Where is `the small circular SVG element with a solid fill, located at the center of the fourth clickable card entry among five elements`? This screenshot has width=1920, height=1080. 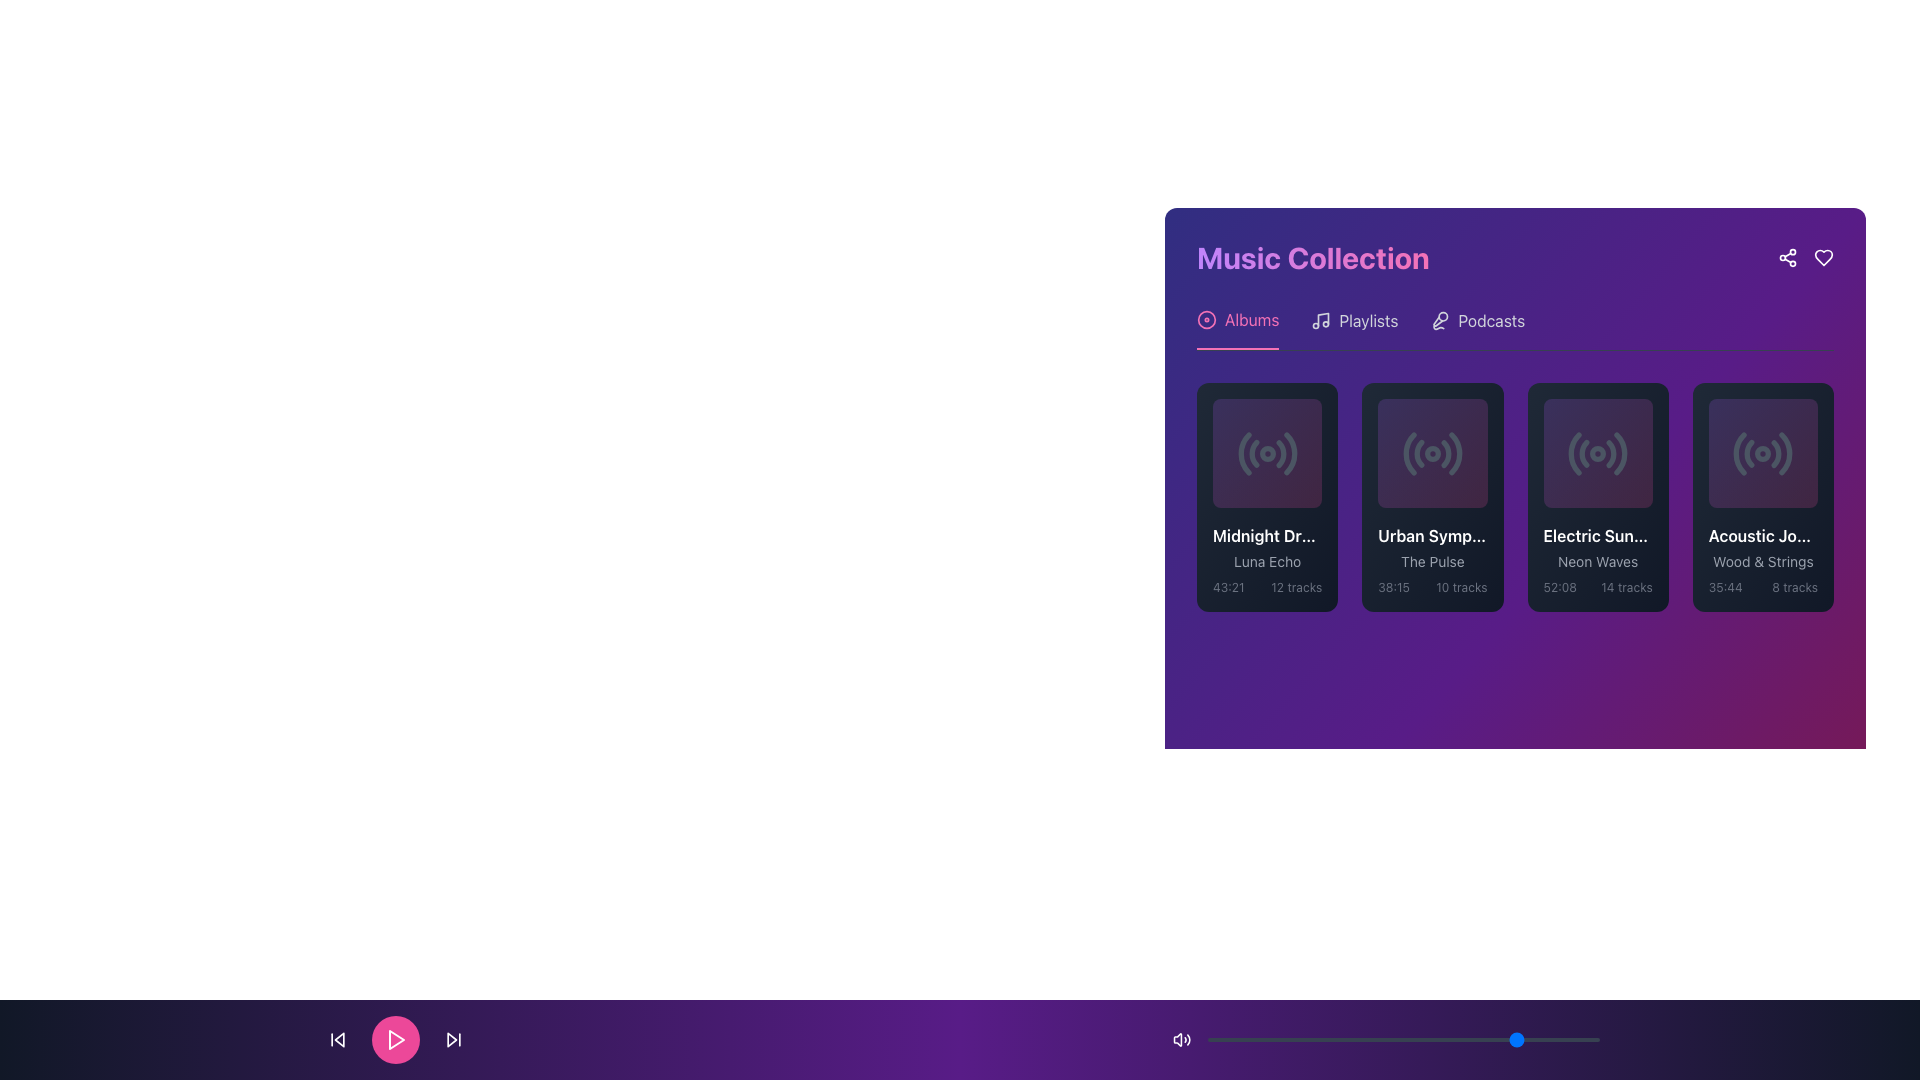
the small circular SVG element with a solid fill, located at the center of the fourth clickable card entry among five elements is located at coordinates (1763, 453).